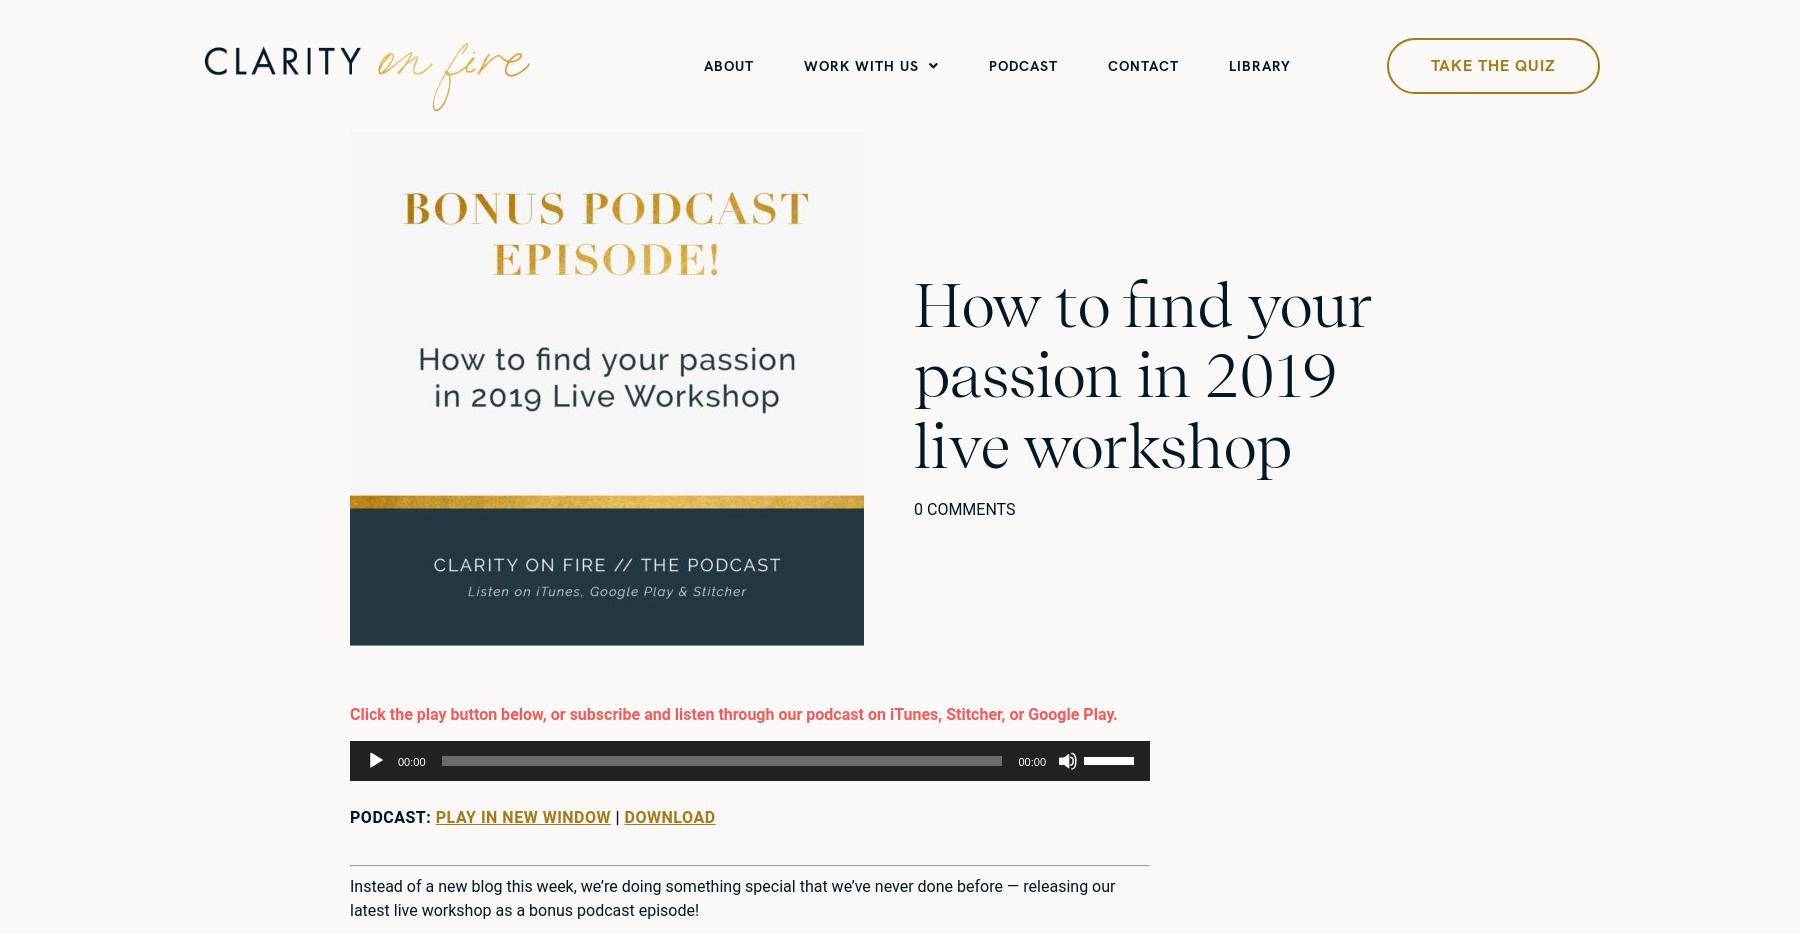 The height and width of the screenshot is (934, 1800). What do you see at coordinates (702, 66) in the screenshot?
I see `'ABOUT'` at bounding box center [702, 66].